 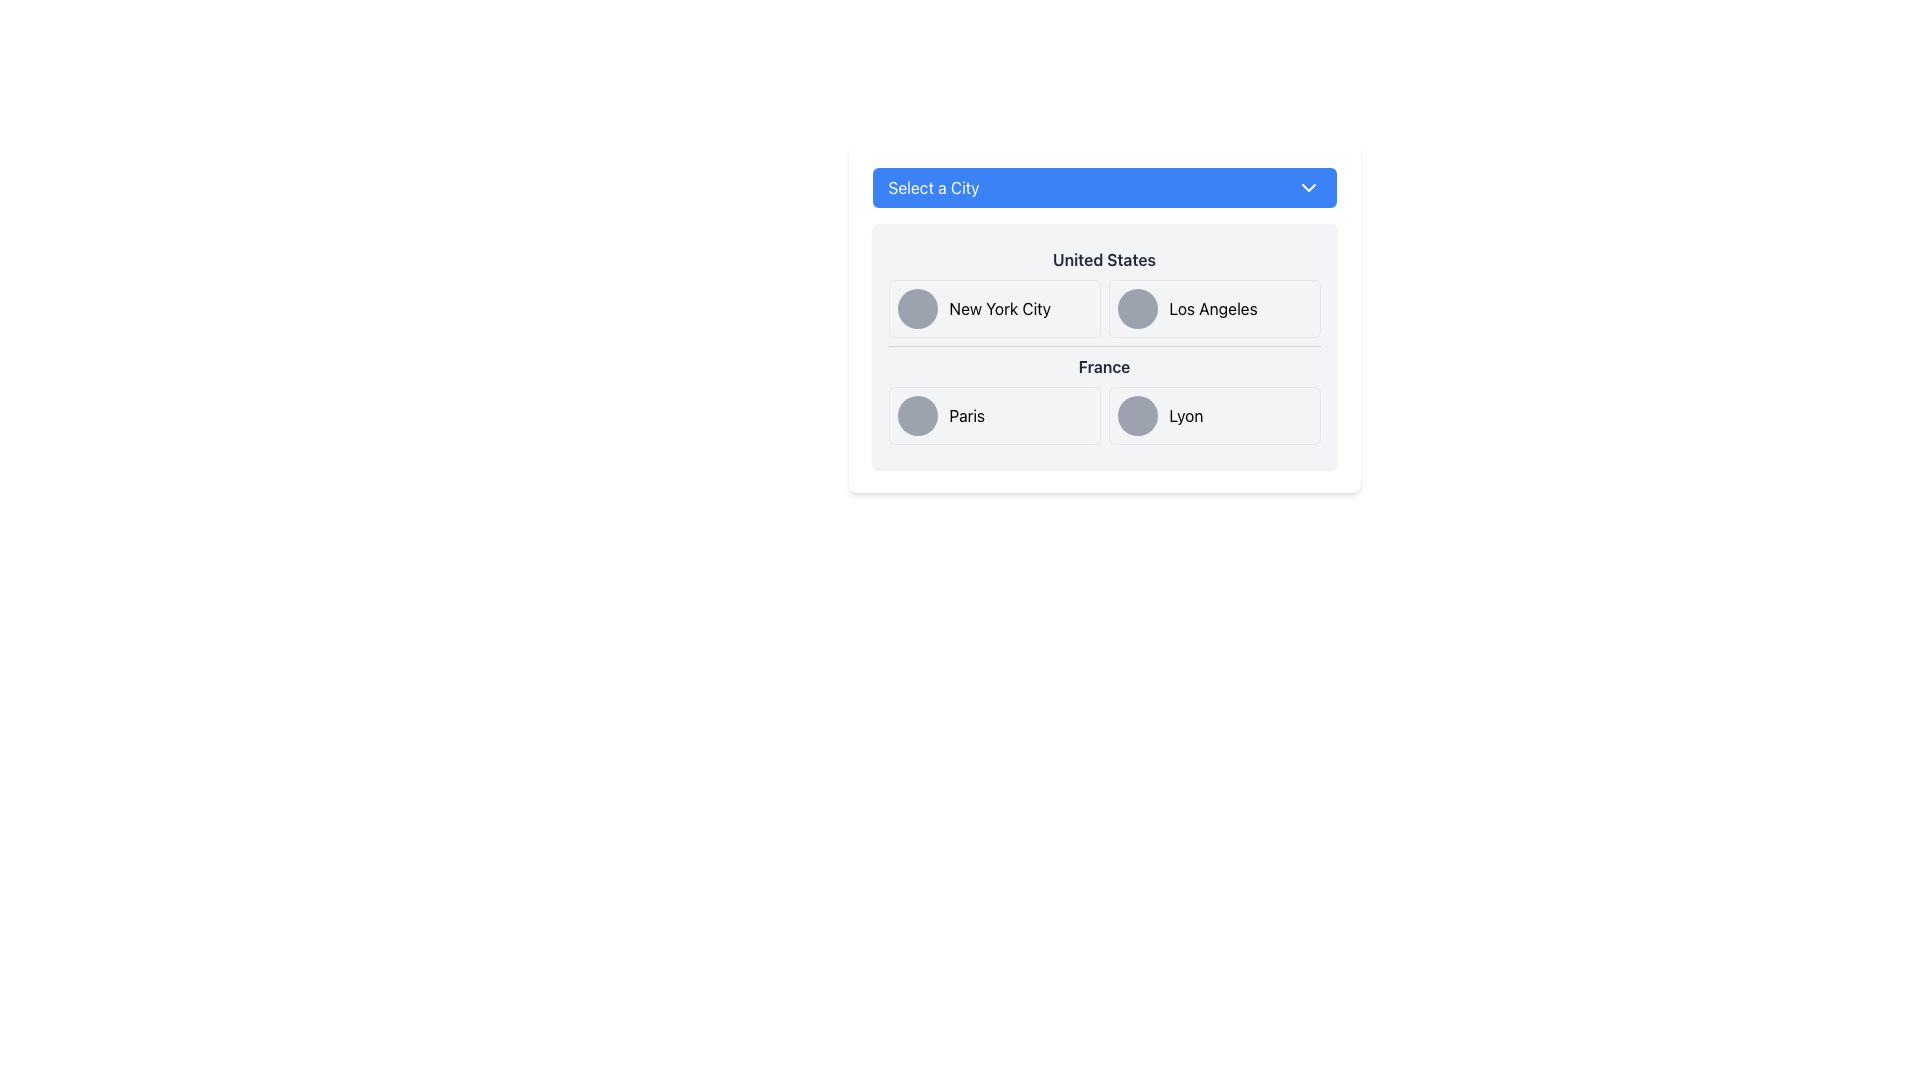 I want to click on the dropdown button labeled 'Select a City' with a blue background and a downward-pointing arrow, so click(x=1103, y=188).